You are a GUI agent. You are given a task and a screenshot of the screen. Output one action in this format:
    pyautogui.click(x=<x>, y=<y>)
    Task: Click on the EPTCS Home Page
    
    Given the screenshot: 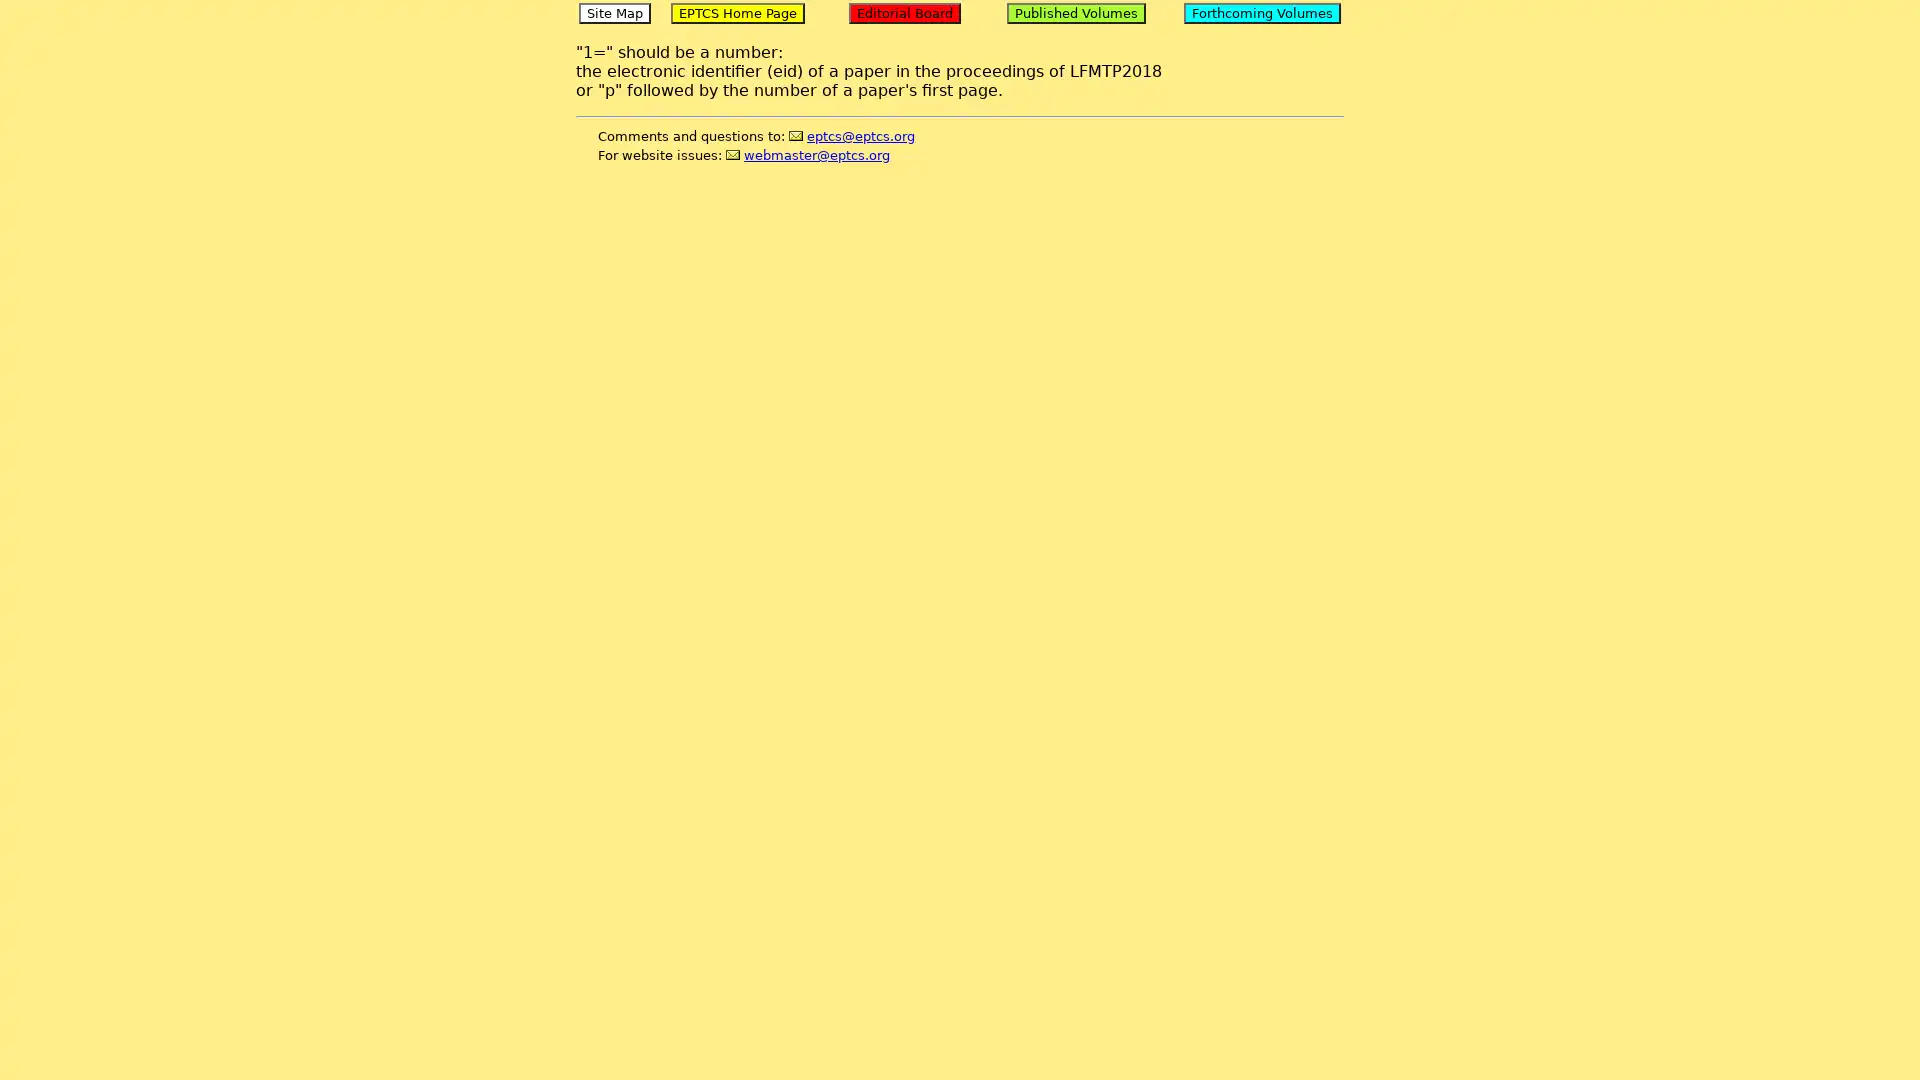 What is the action you would take?
    pyautogui.click(x=736, y=13)
    